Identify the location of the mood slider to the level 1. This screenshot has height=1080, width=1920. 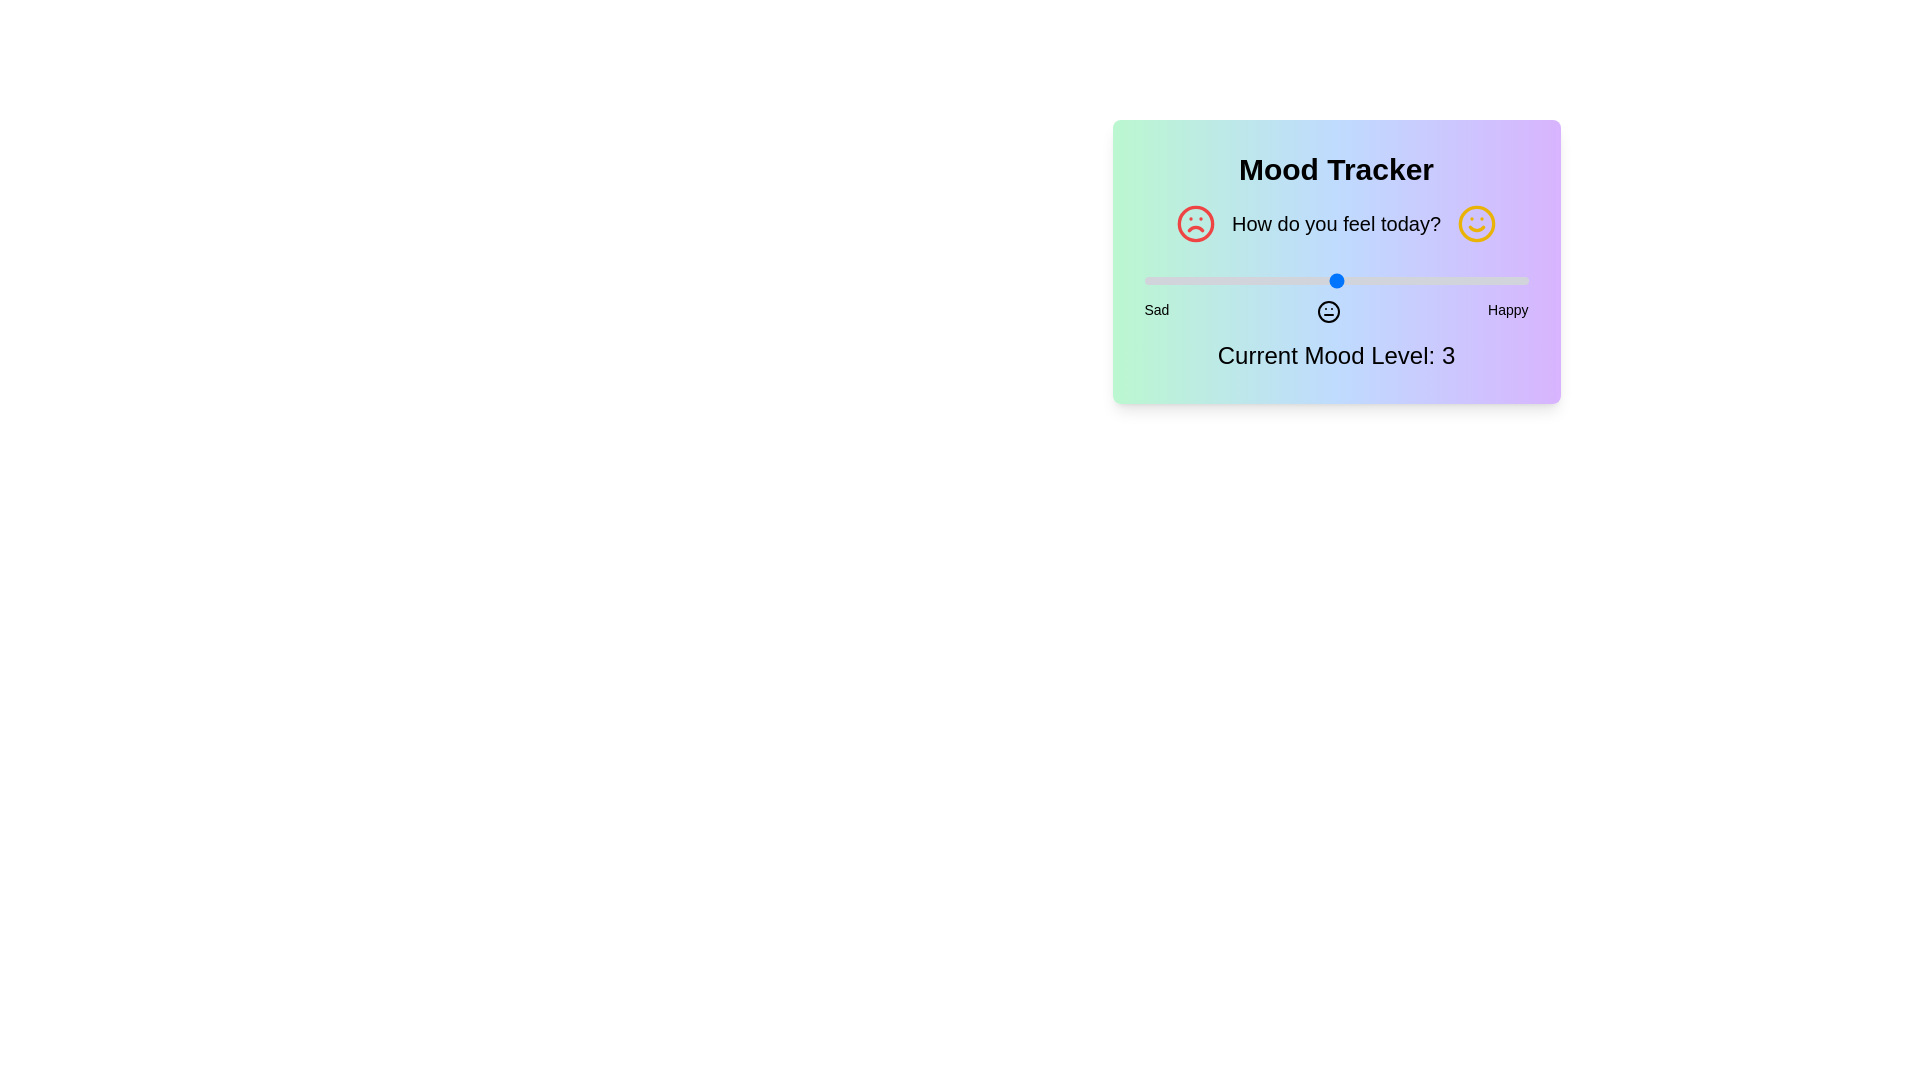
(1144, 281).